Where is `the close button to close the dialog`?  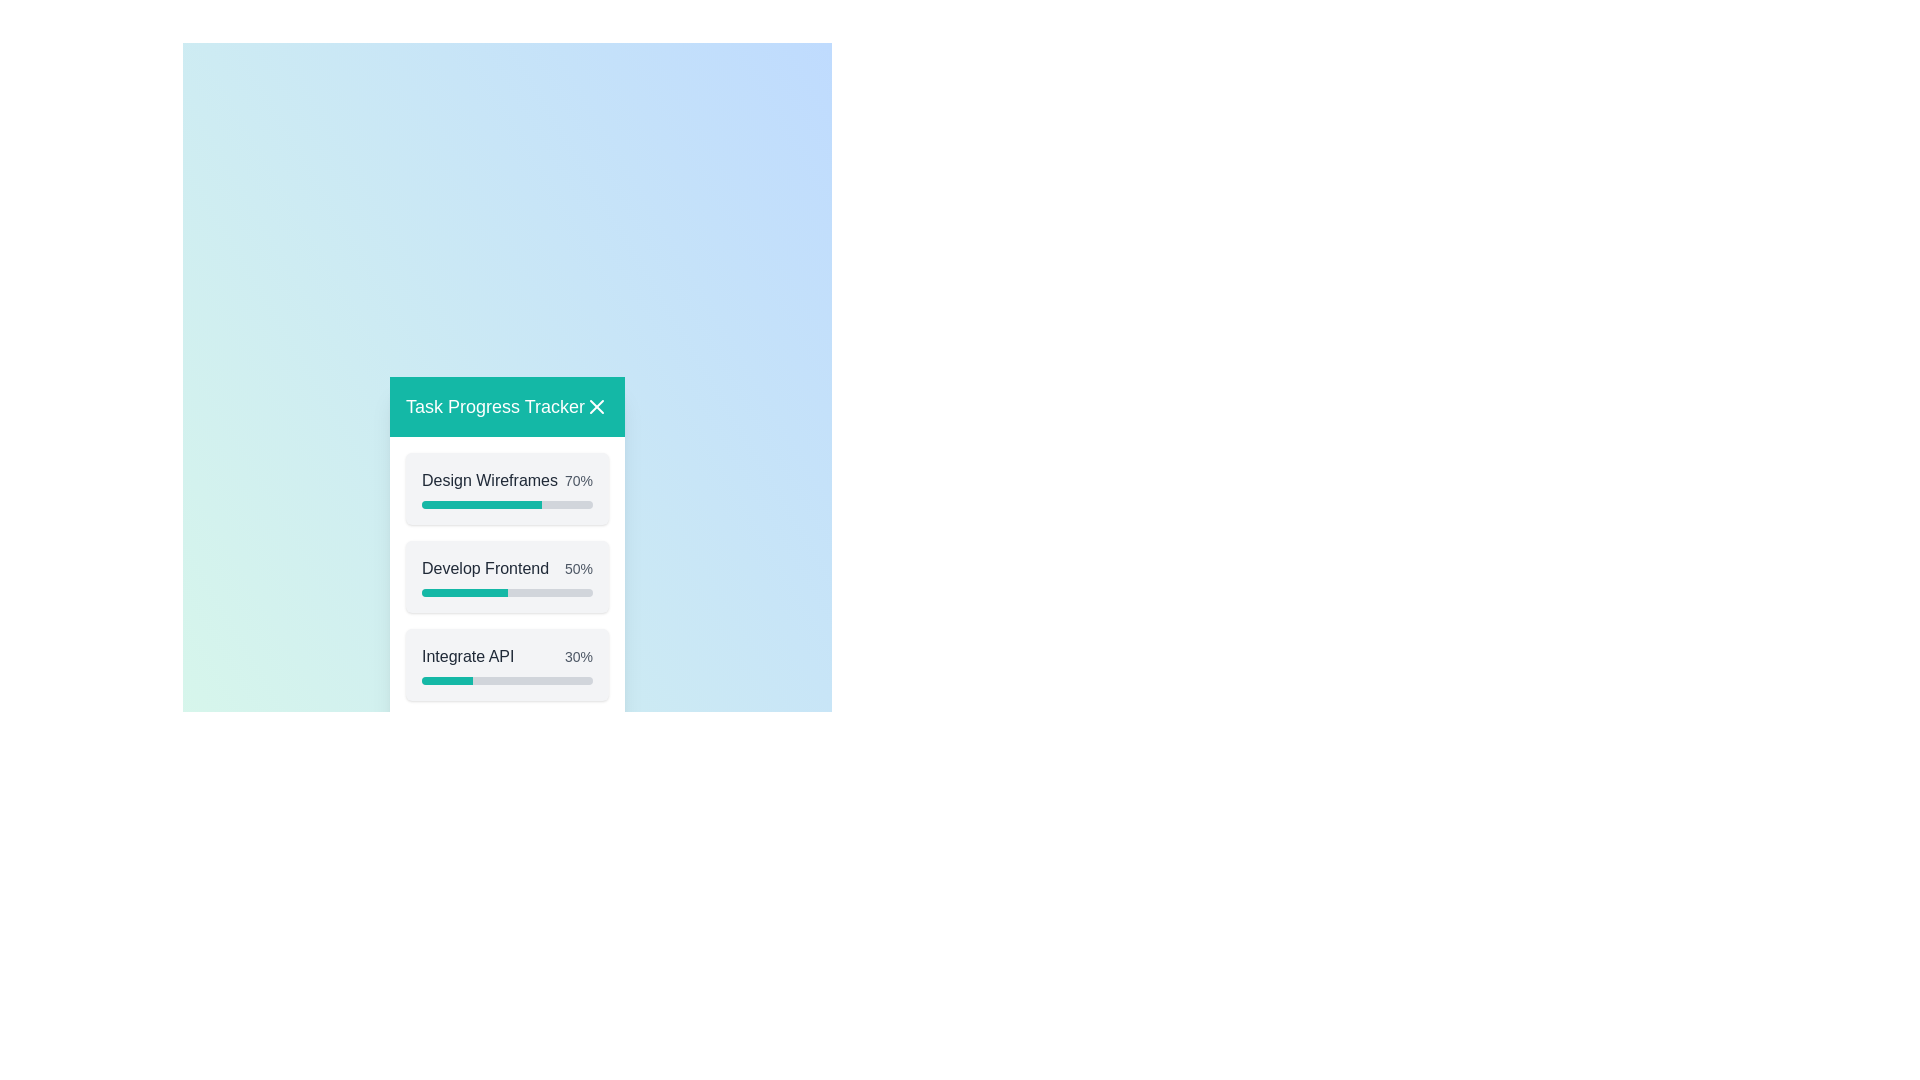
the close button to close the dialog is located at coordinates (596, 405).